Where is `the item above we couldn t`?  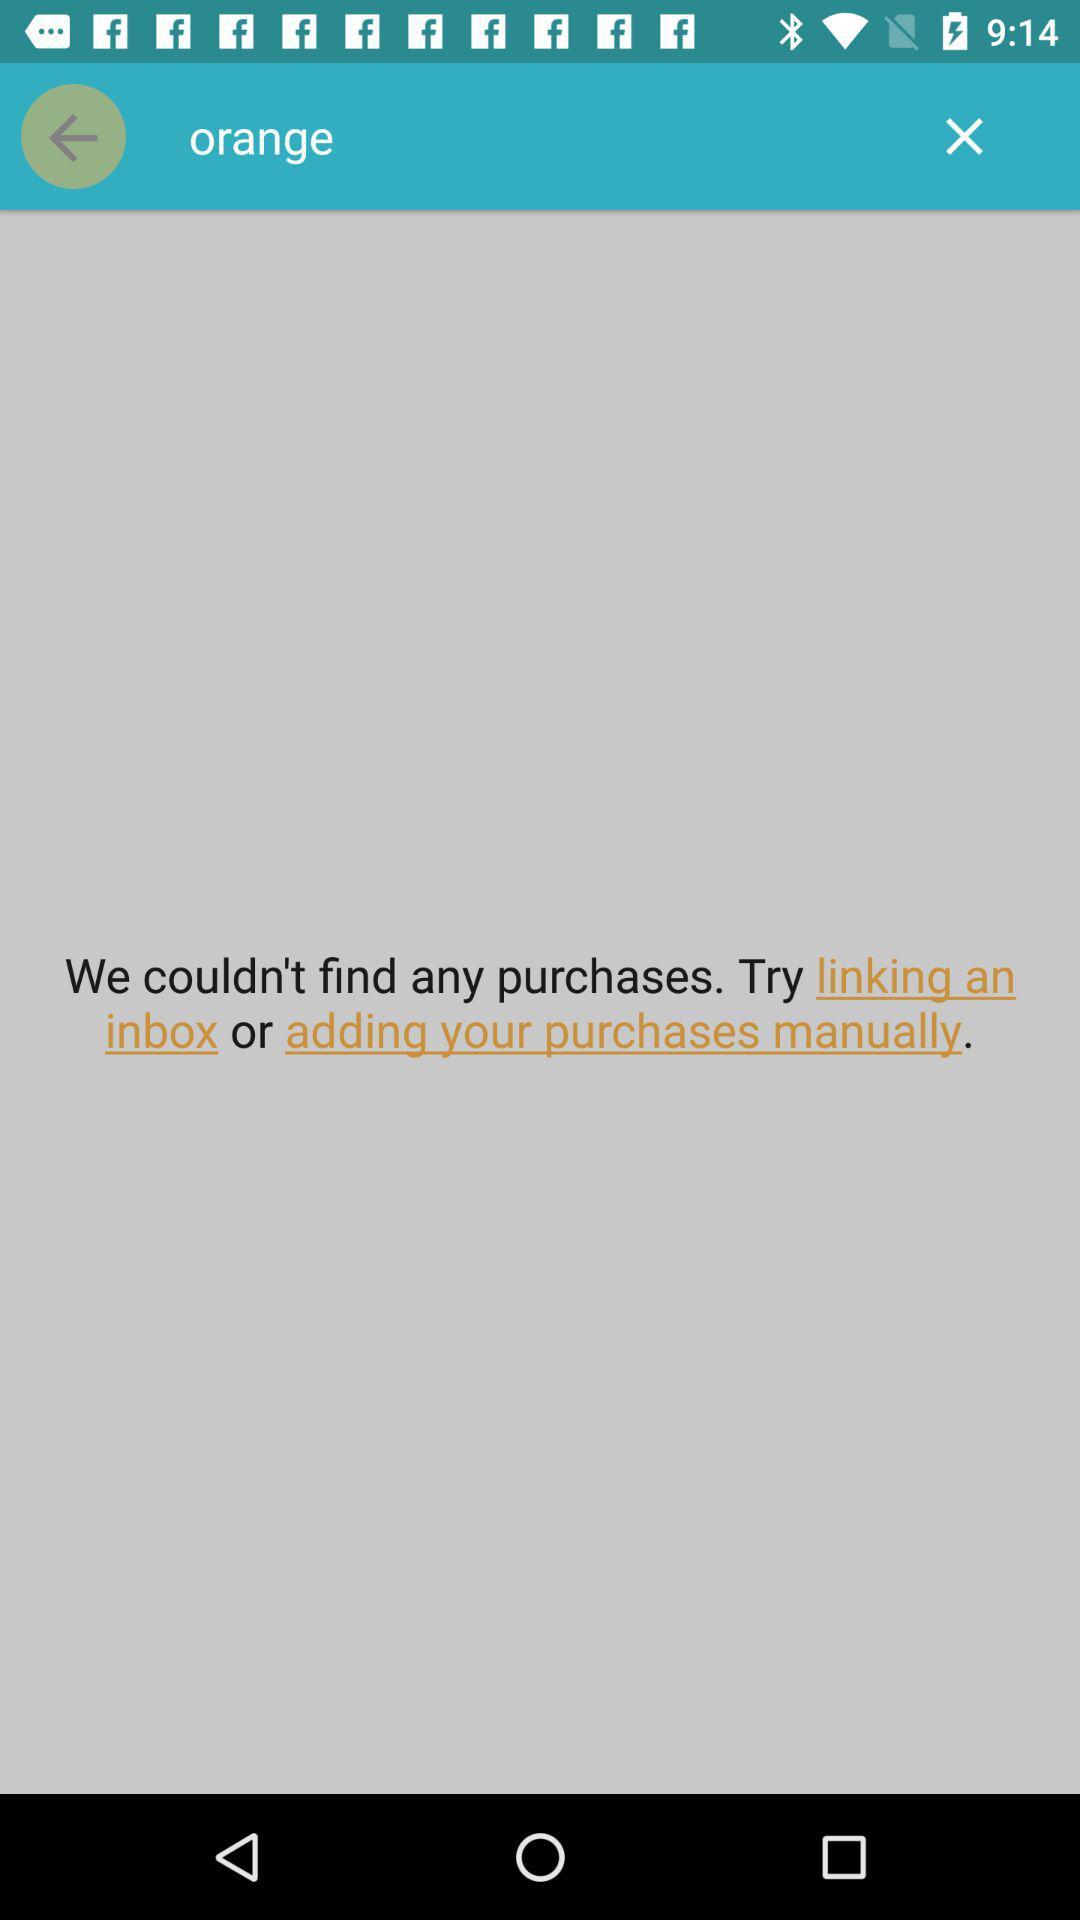 the item above we couldn t is located at coordinates (72, 135).